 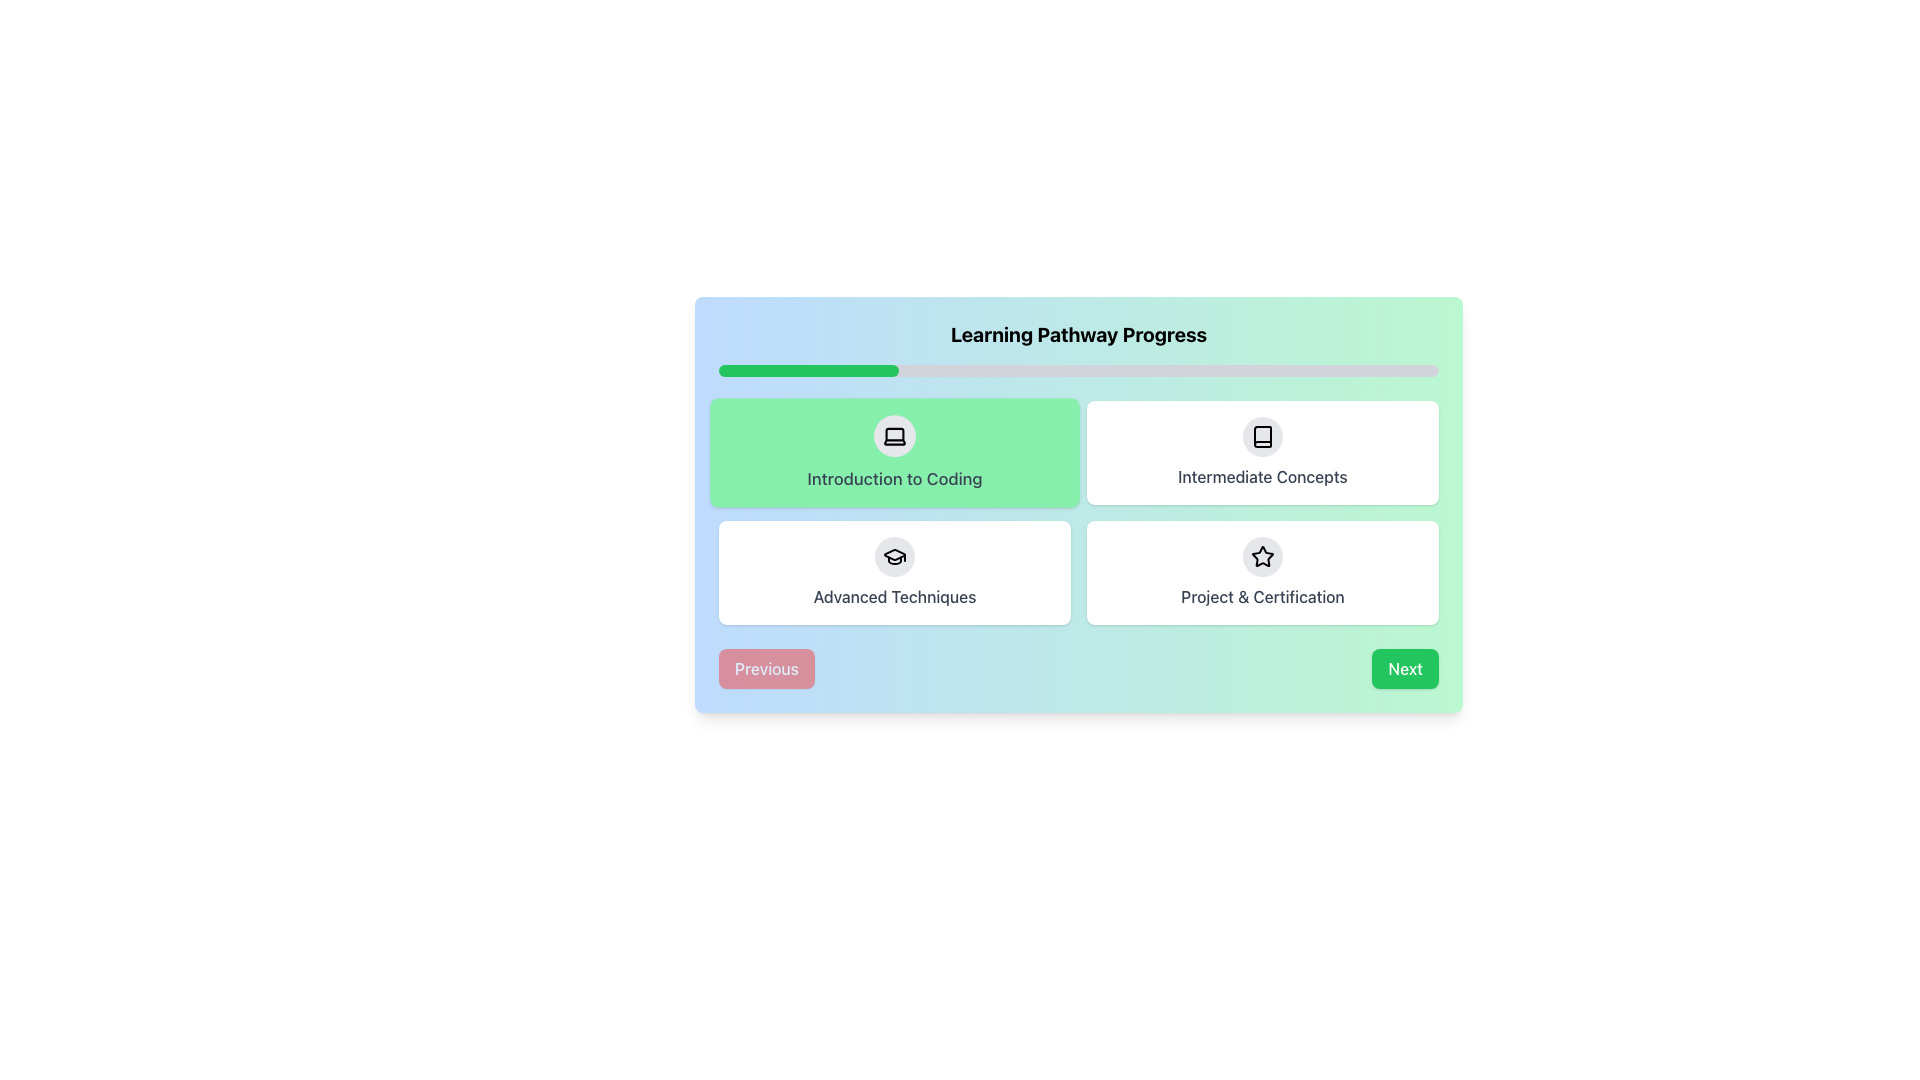 What do you see at coordinates (1261, 435) in the screenshot?
I see `the icon representing the 'Intermediate Concepts' course section located at the center of the top-right button in a 2x2 grid of course section buttons` at bounding box center [1261, 435].